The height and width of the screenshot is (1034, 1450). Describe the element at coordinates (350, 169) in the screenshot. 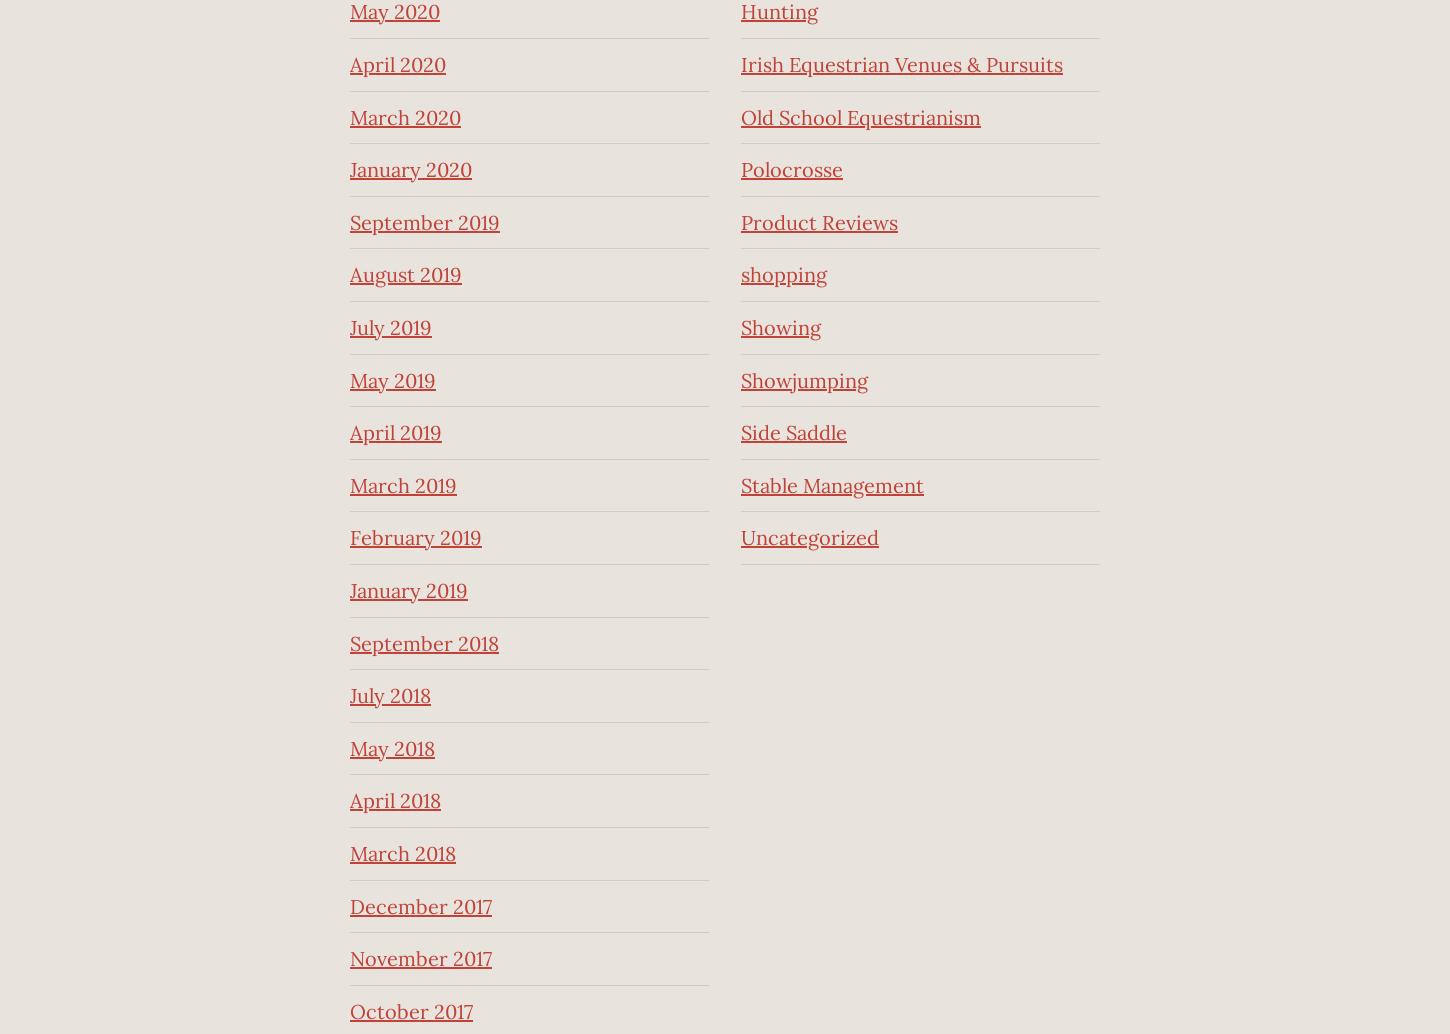

I see `'January 2020'` at that location.